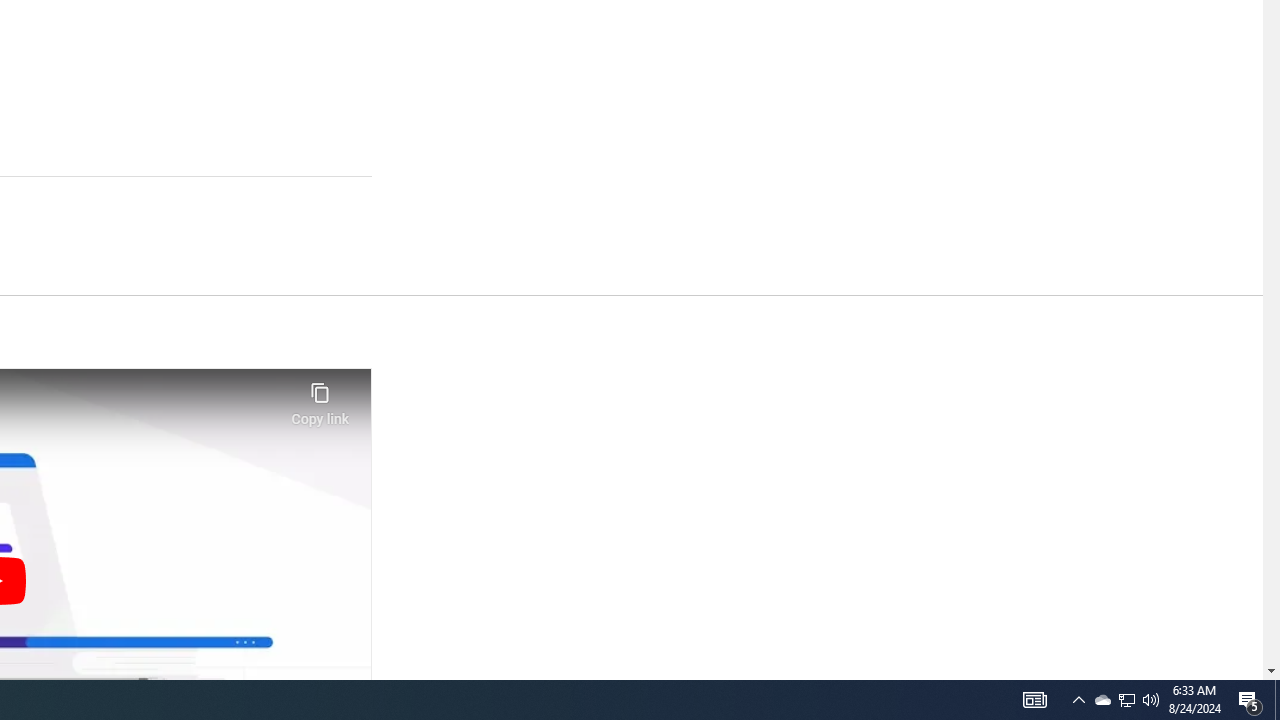  What do you see at coordinates (320, 398) in the screenshot?
I see `'Copy link'` at bounding box center [320, 398].